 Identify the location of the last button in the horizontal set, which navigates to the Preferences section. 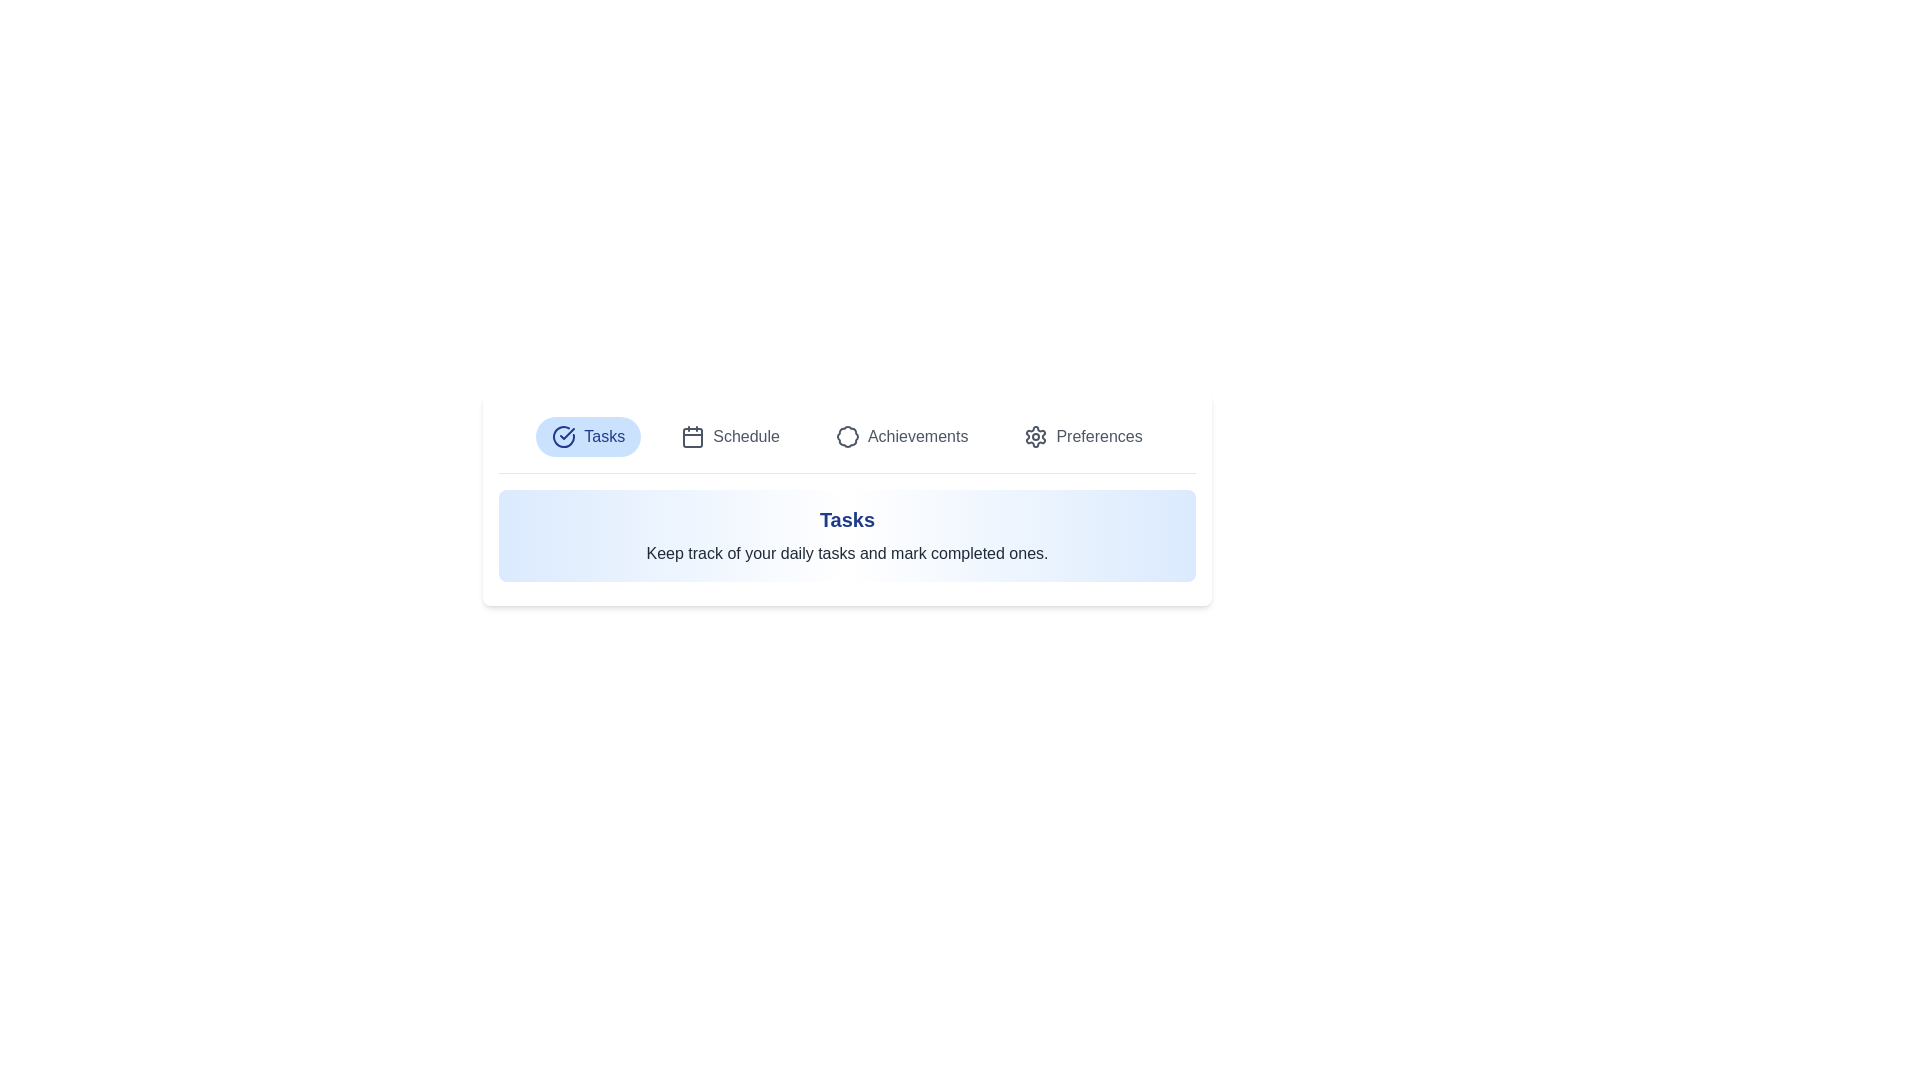
(1082, 435).